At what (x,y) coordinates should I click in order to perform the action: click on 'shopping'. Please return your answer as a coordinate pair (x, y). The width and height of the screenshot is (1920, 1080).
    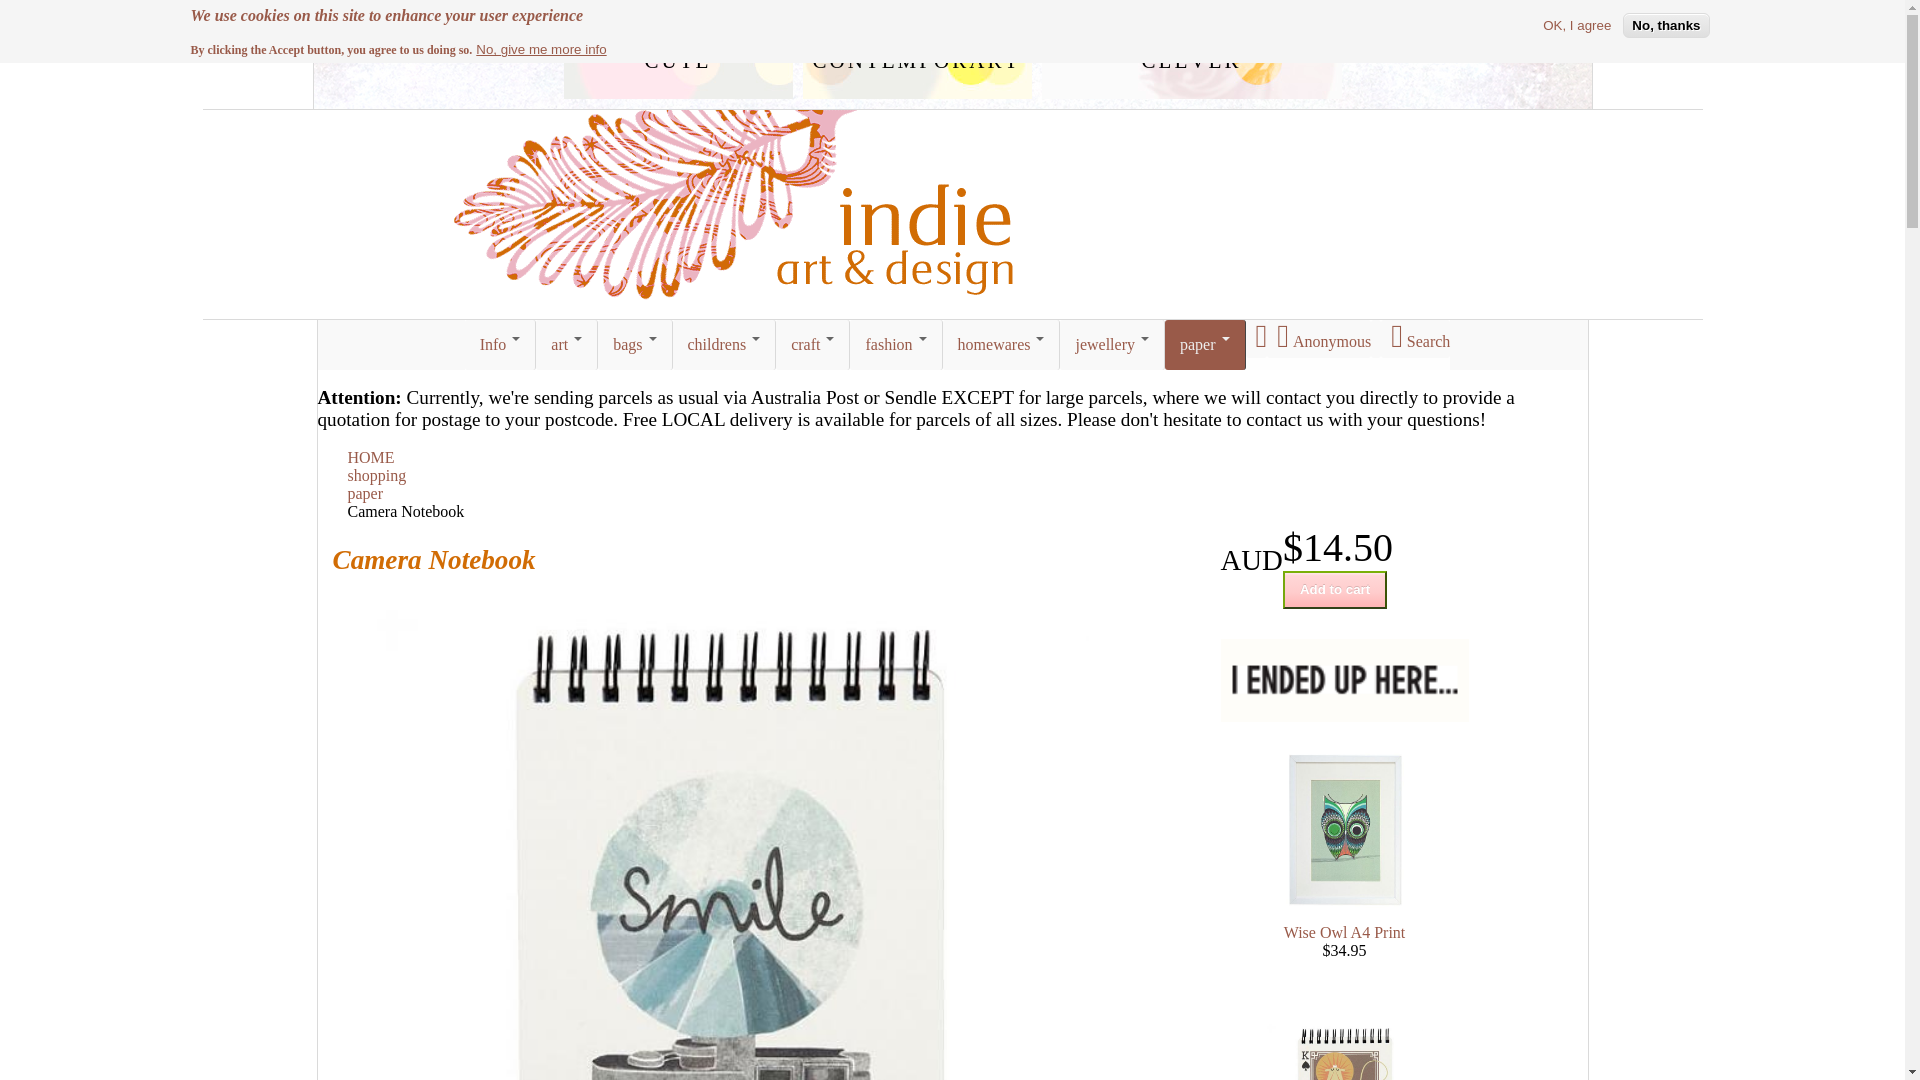
    Looking at the image, I should click on (377, 475).